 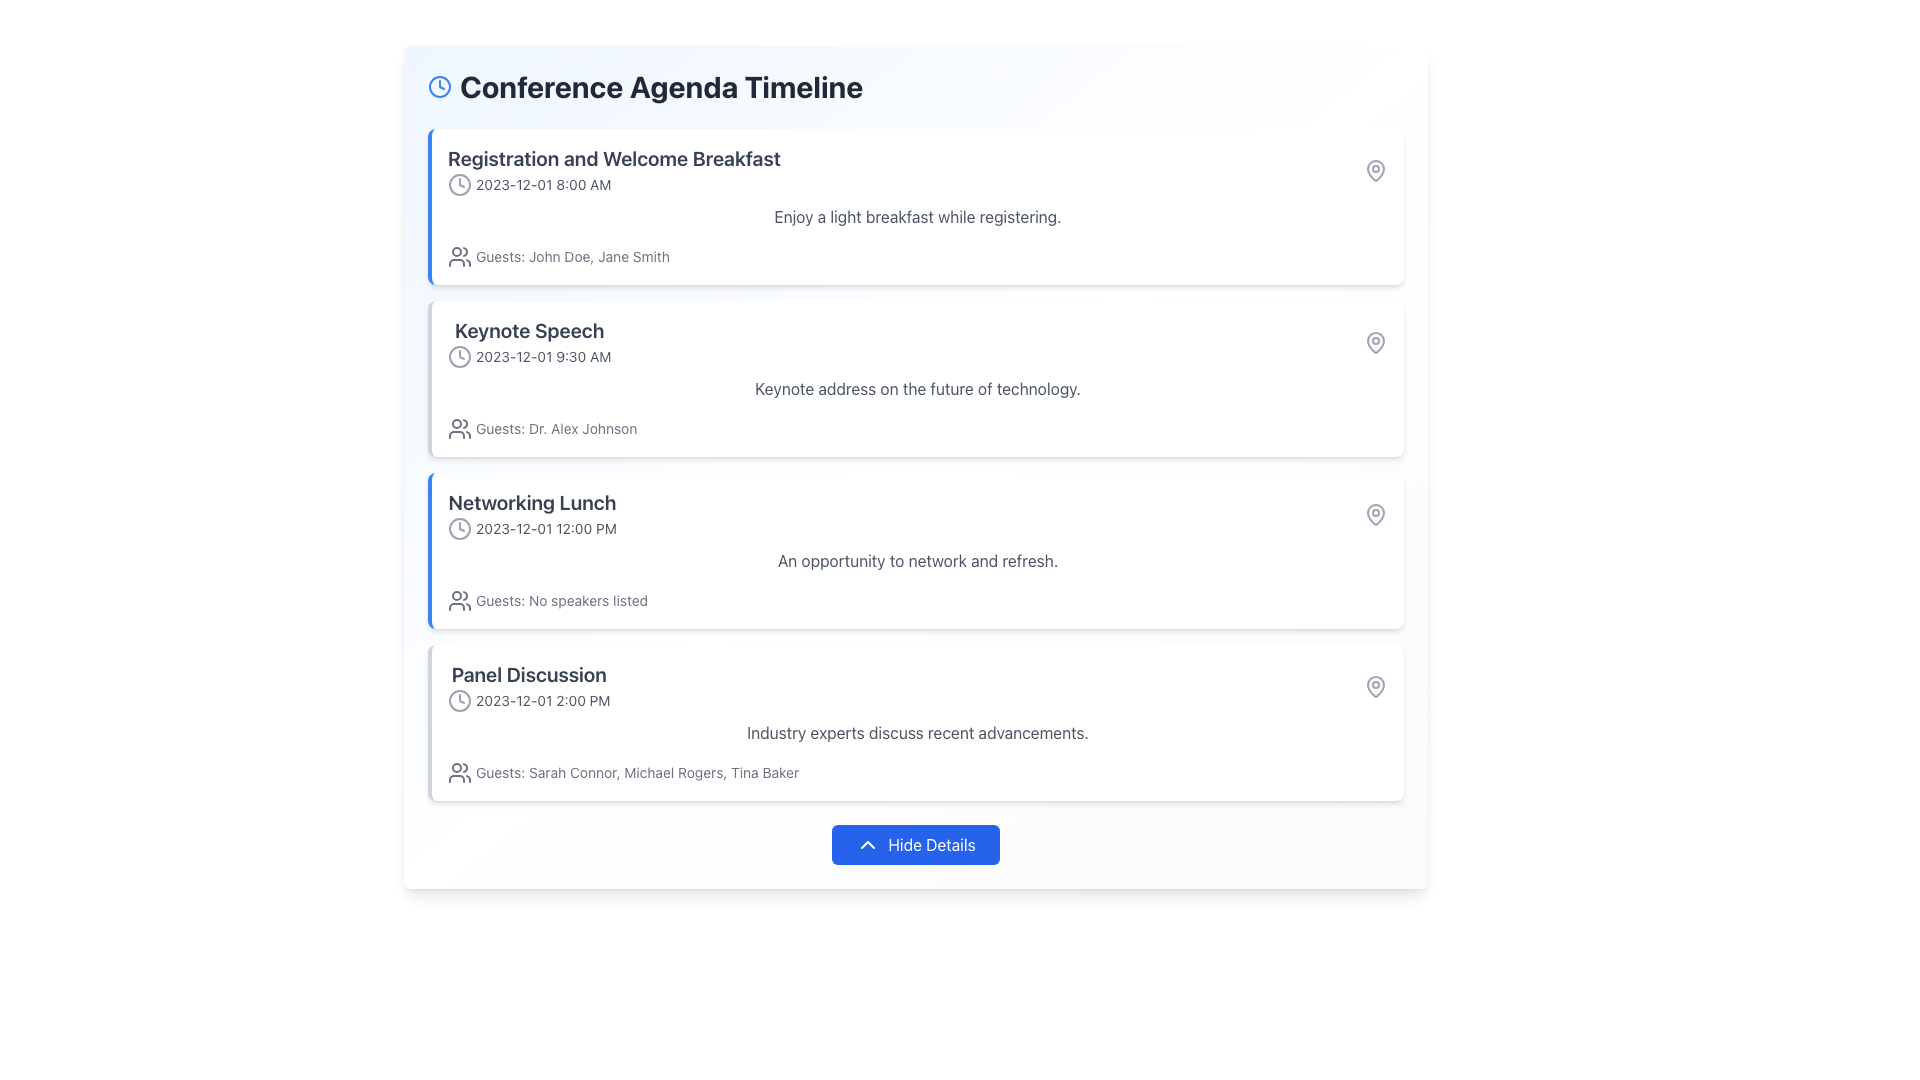 What do you see at coordinates (1375, 685) in the screenshot?
I see `the gray pin-shaped icon located at the far right side of the 'Panel Discussion' panel, which is the fourth item in the vertical list of events` at bounding box center [1375, 685].